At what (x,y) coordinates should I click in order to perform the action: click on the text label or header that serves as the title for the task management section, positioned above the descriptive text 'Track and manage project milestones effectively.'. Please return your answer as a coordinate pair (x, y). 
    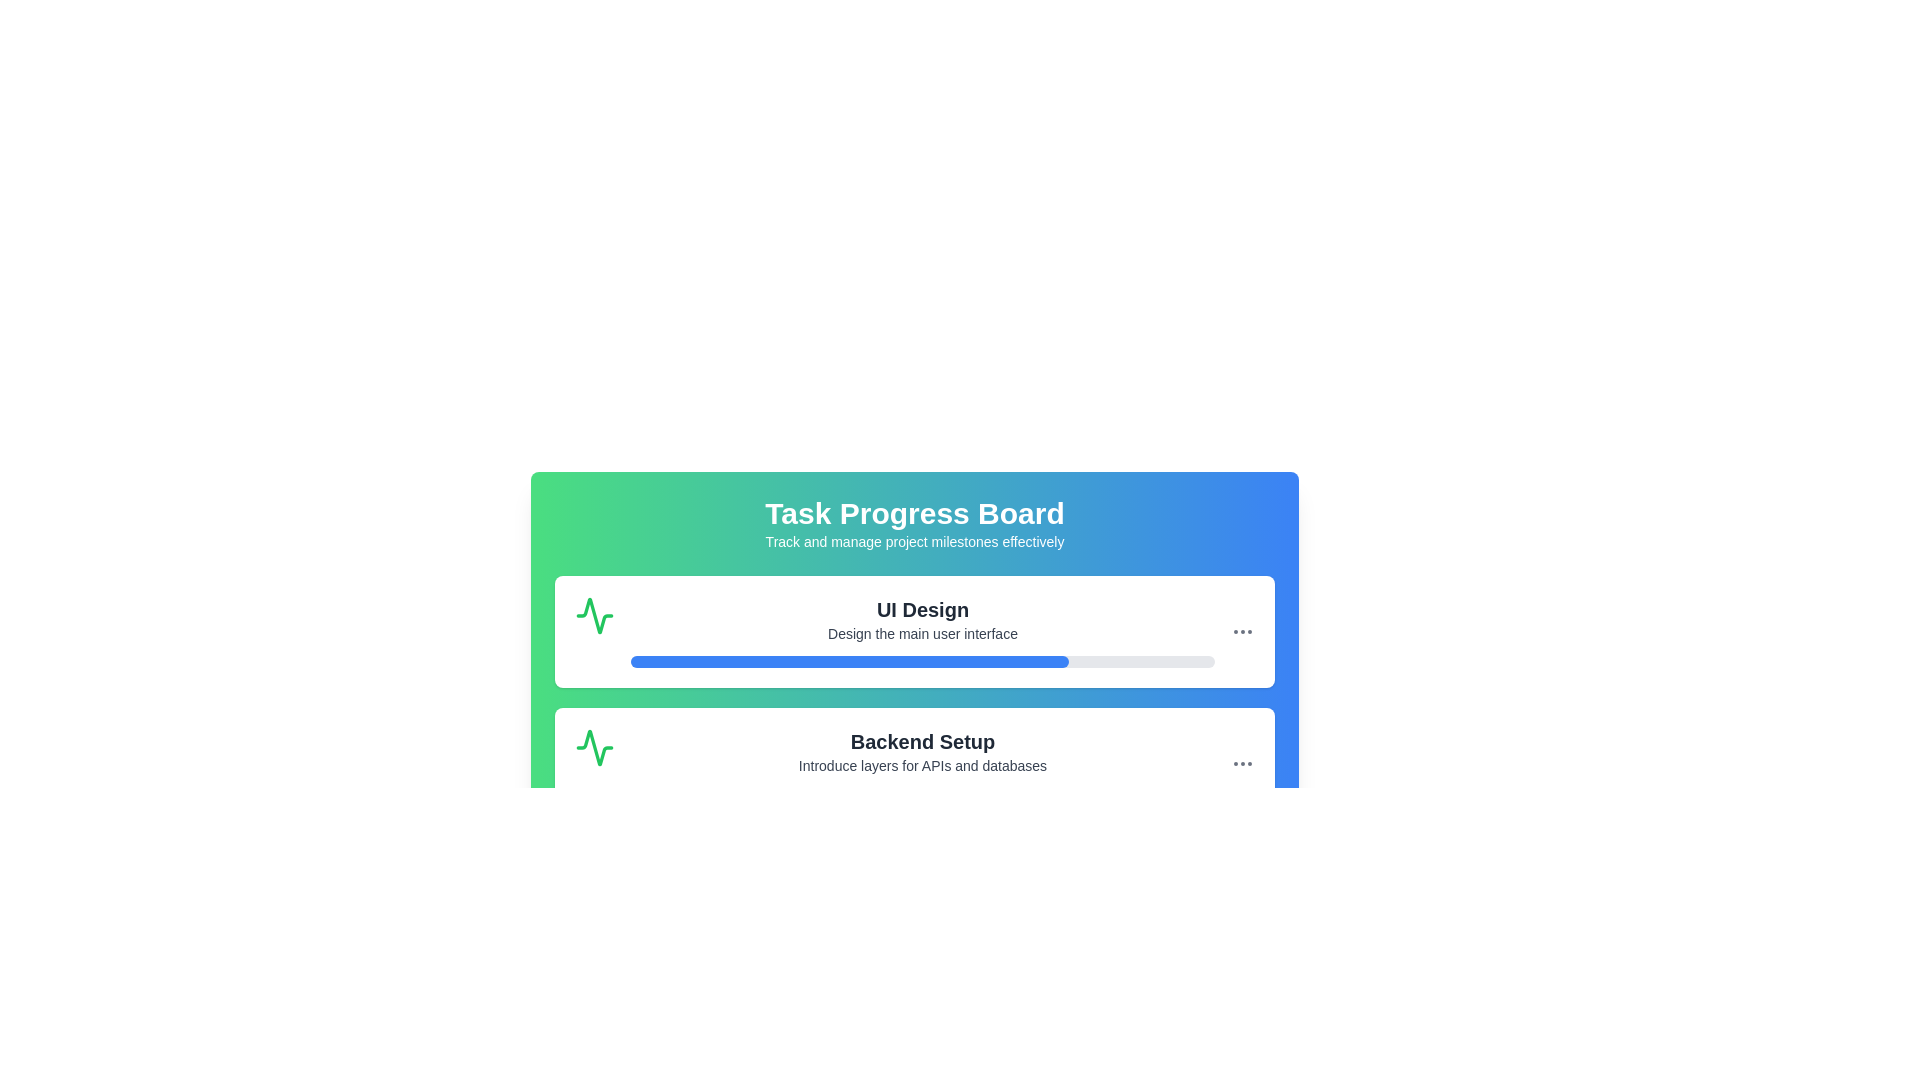
    Looking at the image, I should click on (914, 512).